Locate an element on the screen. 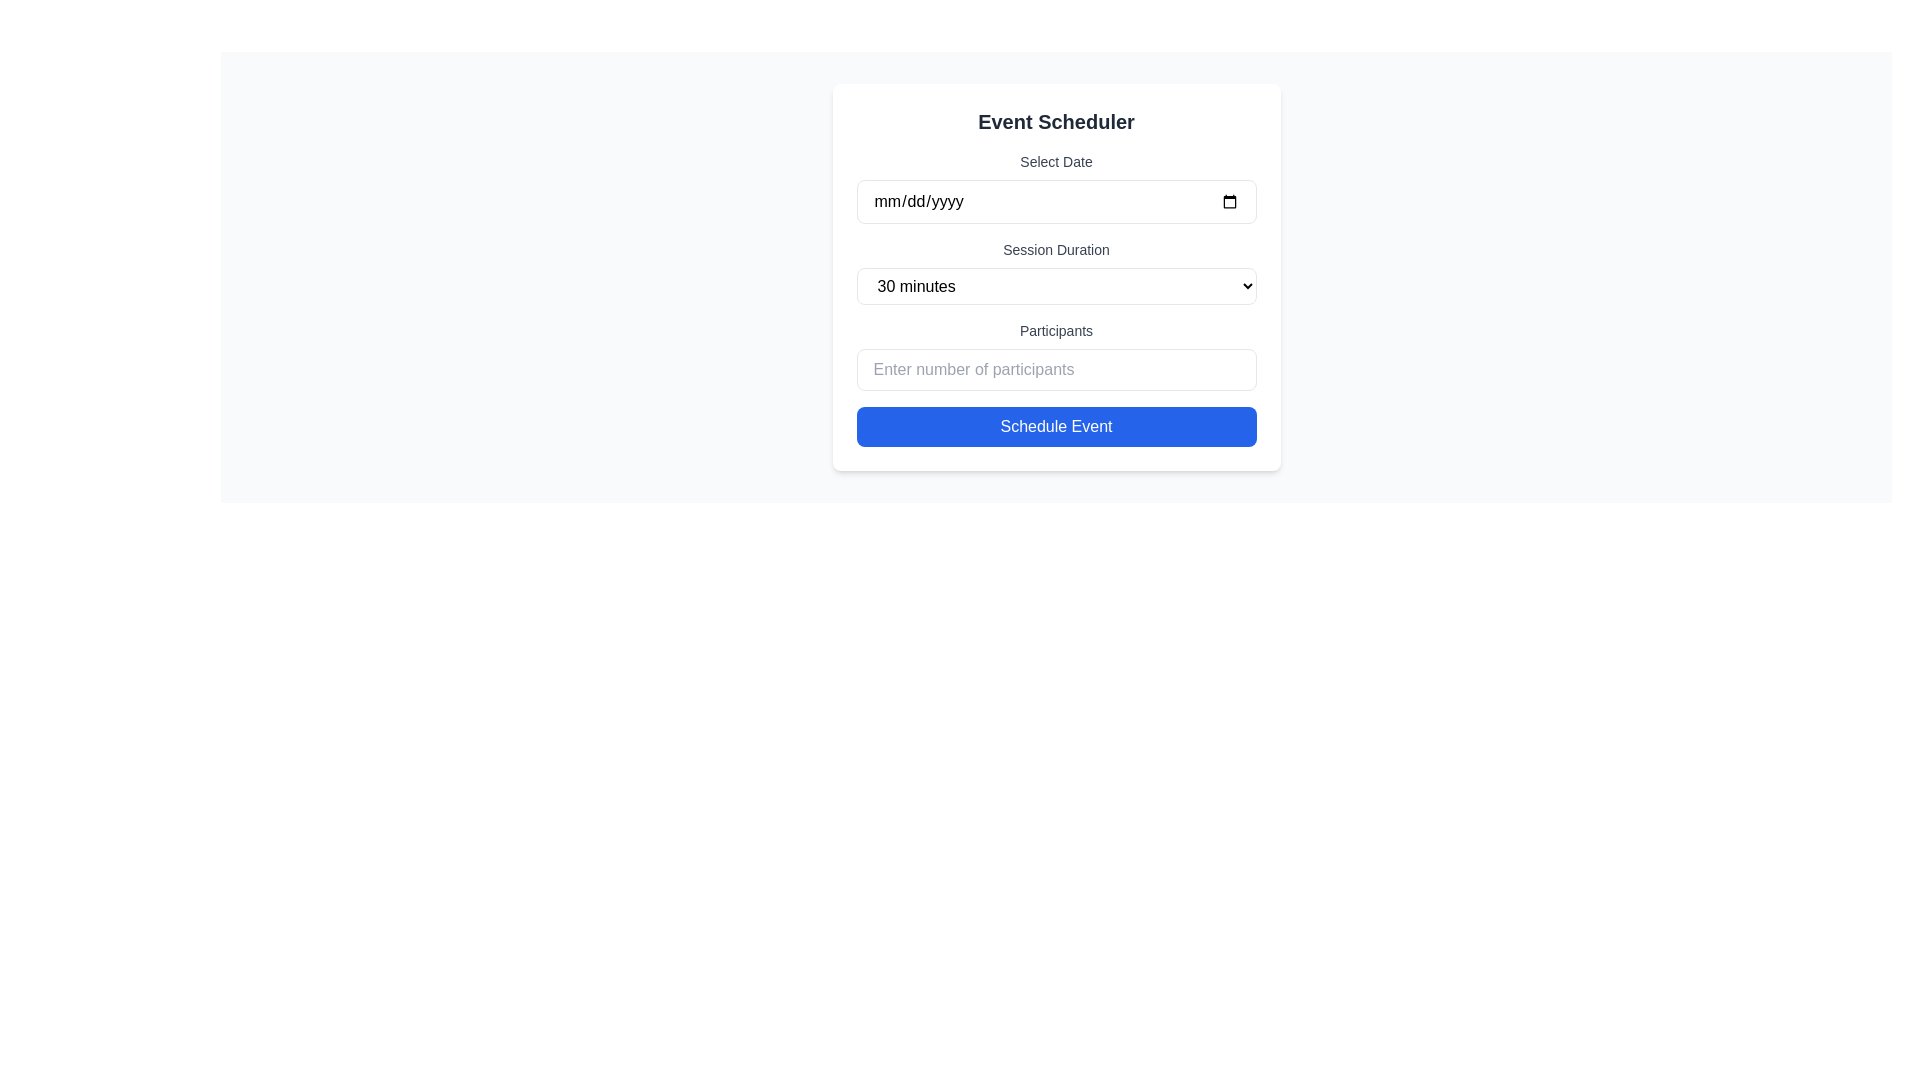  the text label that indicates the purpose of the adjacent input field for entering the number of participants is located at coordinates (1055, 330).